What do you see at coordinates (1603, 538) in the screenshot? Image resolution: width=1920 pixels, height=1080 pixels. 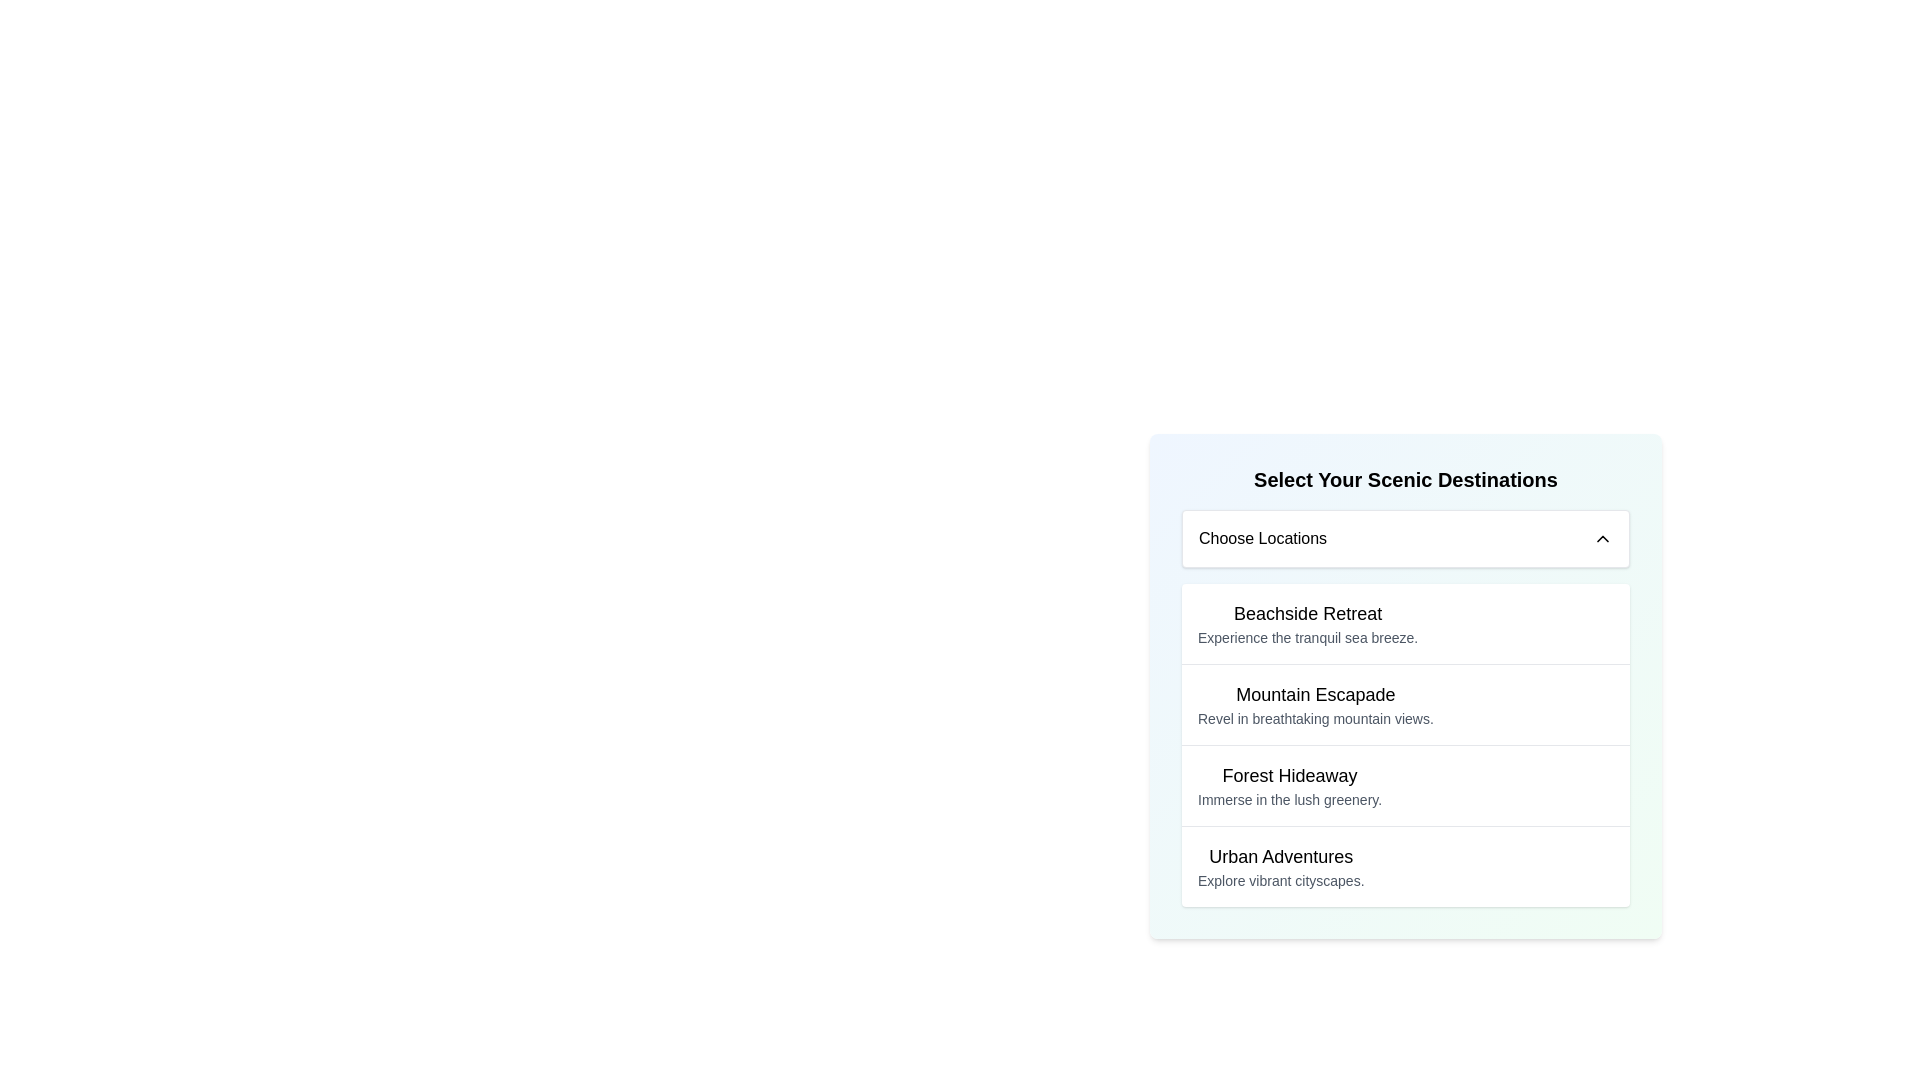 I see `the small upward-pointing chevron icon, which is located within the white rectangular section containing the text 'Choose Locations', positioned towards the right end of this section` at bounding box center [1603, 538].